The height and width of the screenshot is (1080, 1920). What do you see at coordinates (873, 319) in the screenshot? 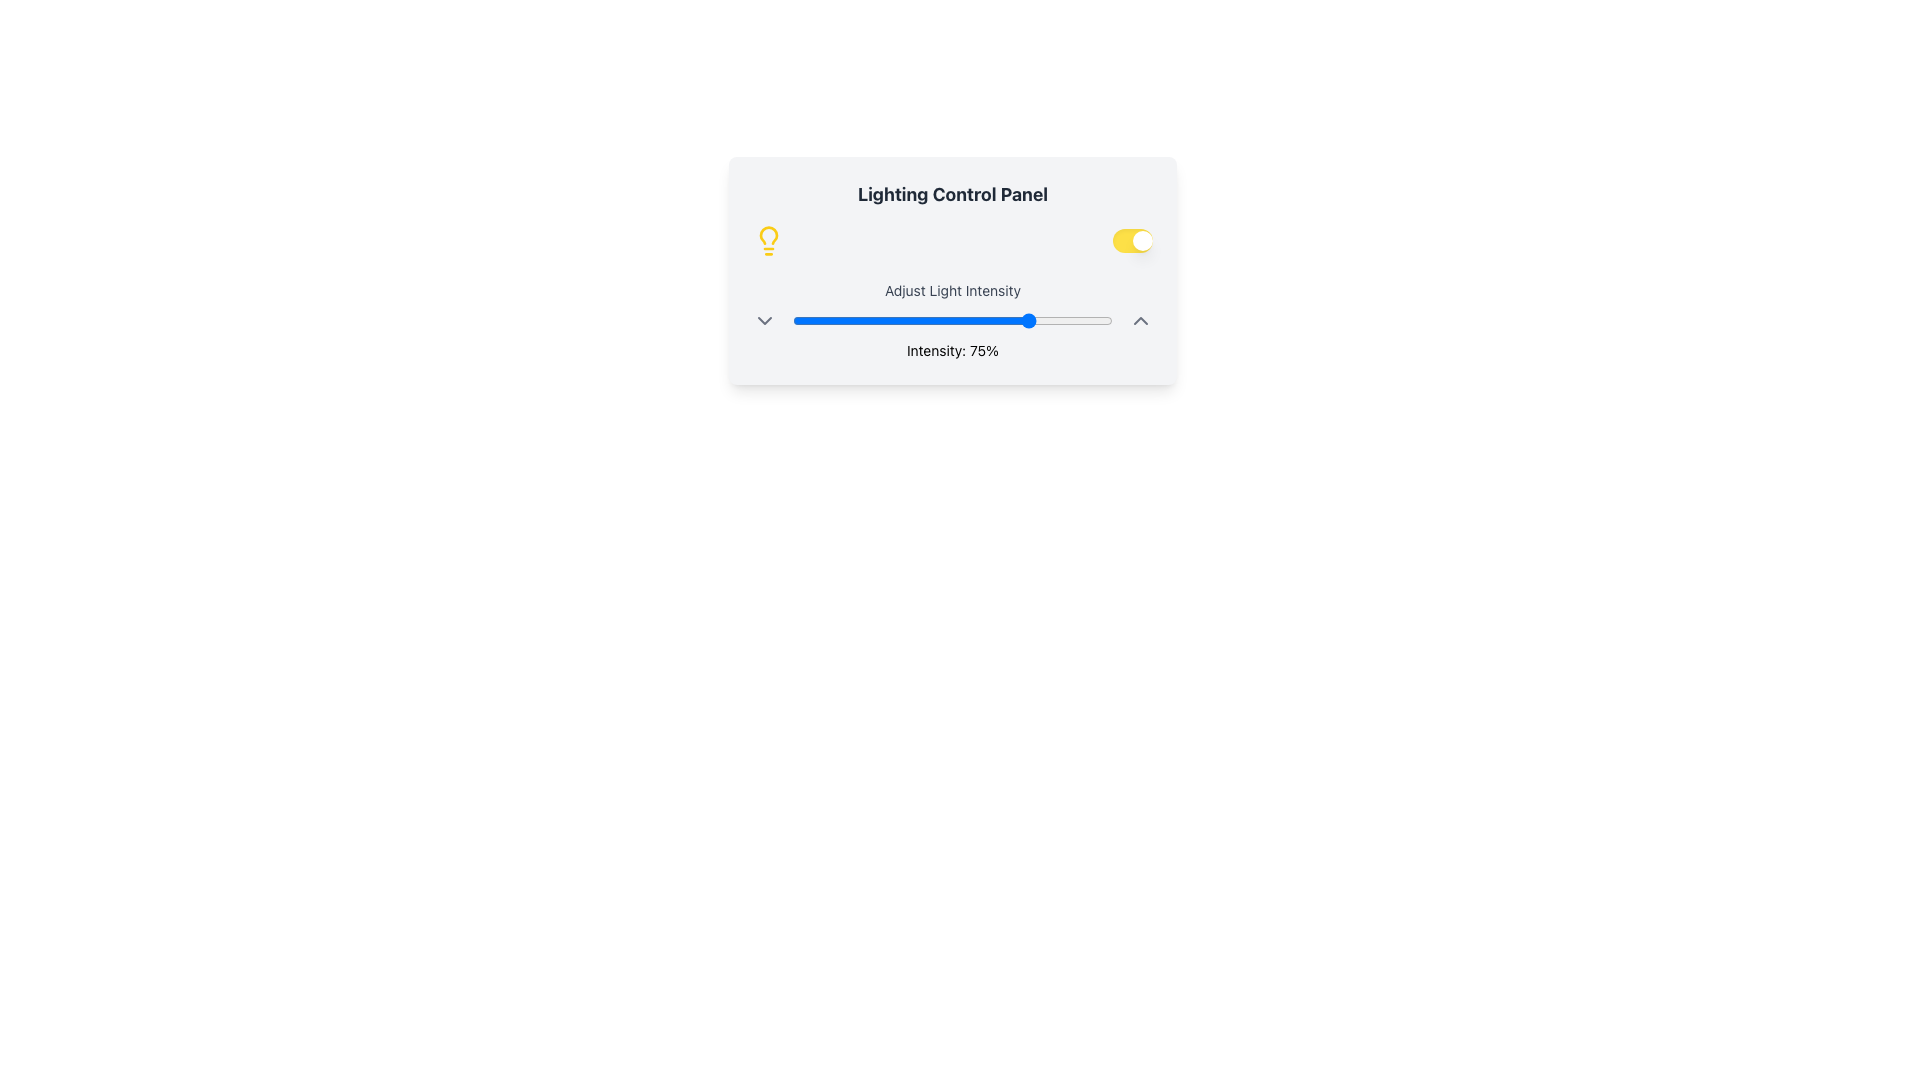
I see `light intensity` at bounding box center [873, 319].